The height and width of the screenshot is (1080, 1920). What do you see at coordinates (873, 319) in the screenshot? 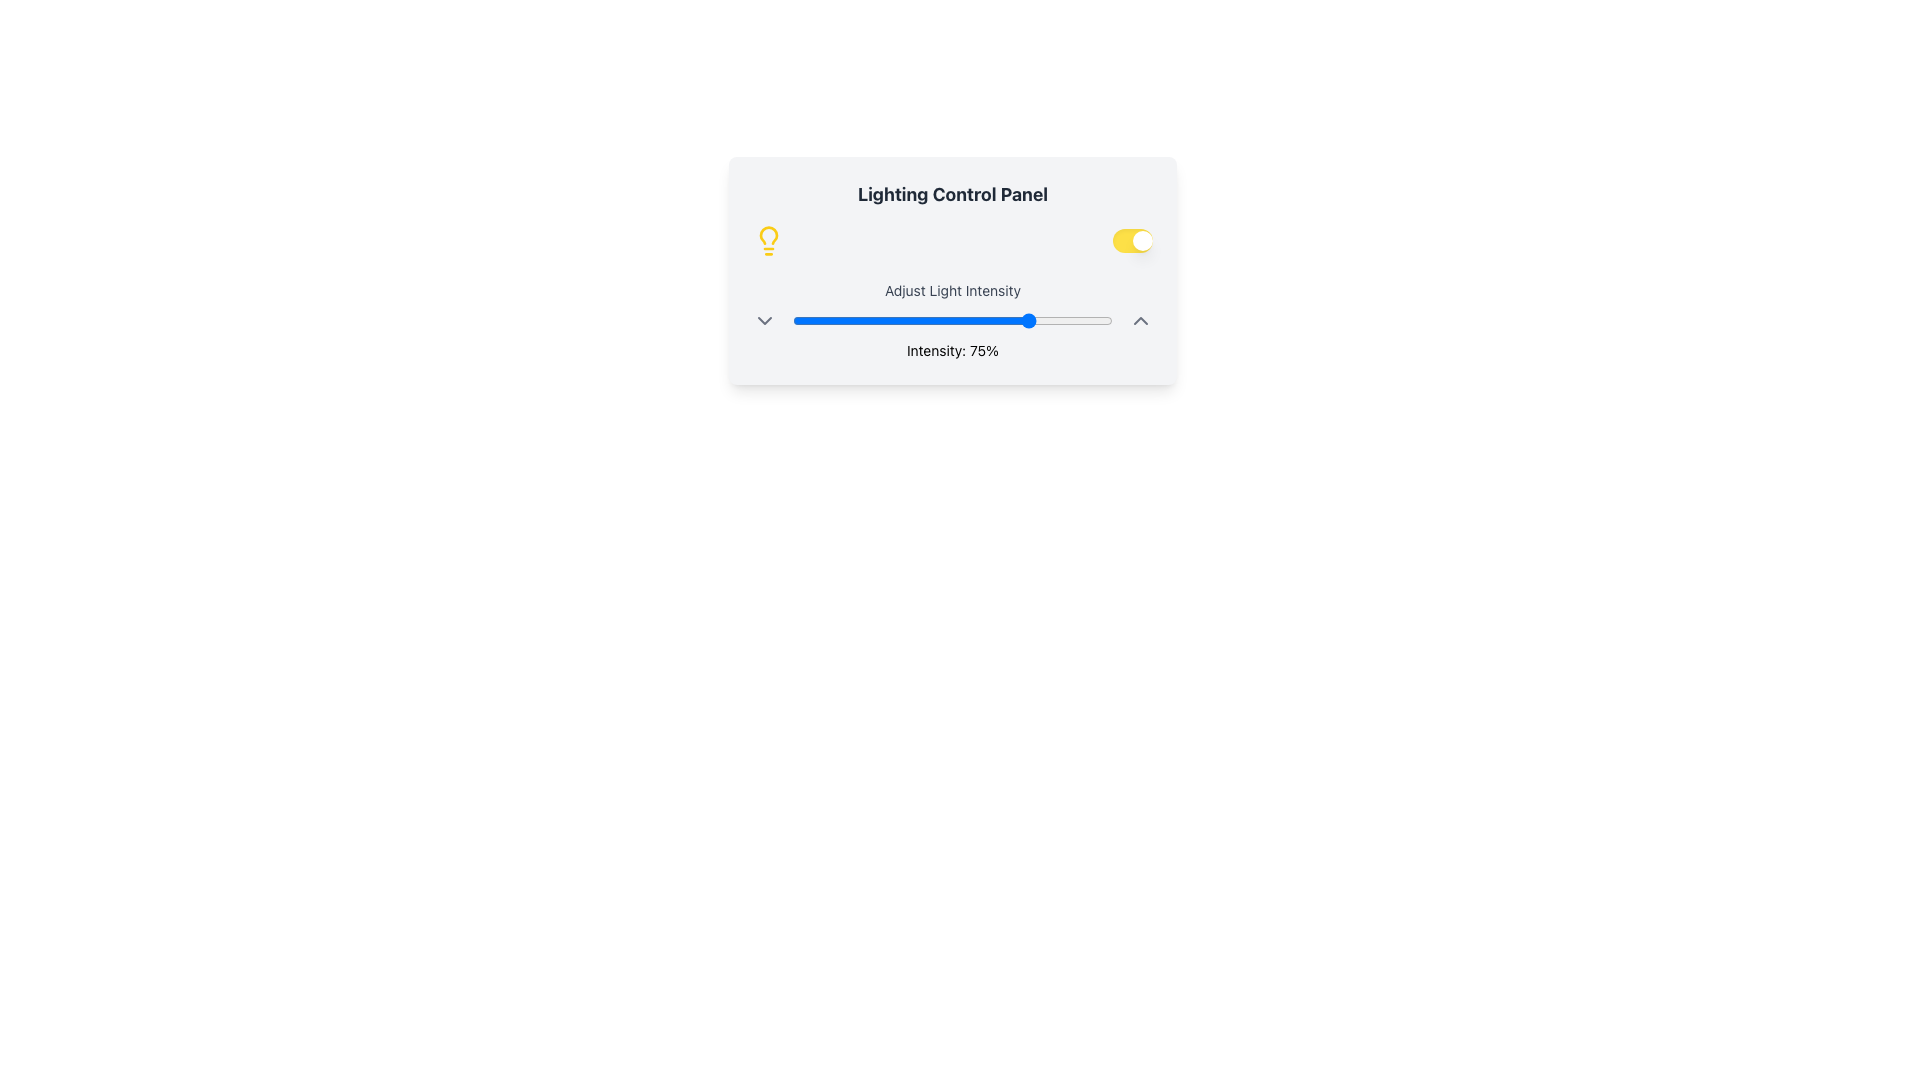
I see `light intensity` at bounding box center [873, 319].